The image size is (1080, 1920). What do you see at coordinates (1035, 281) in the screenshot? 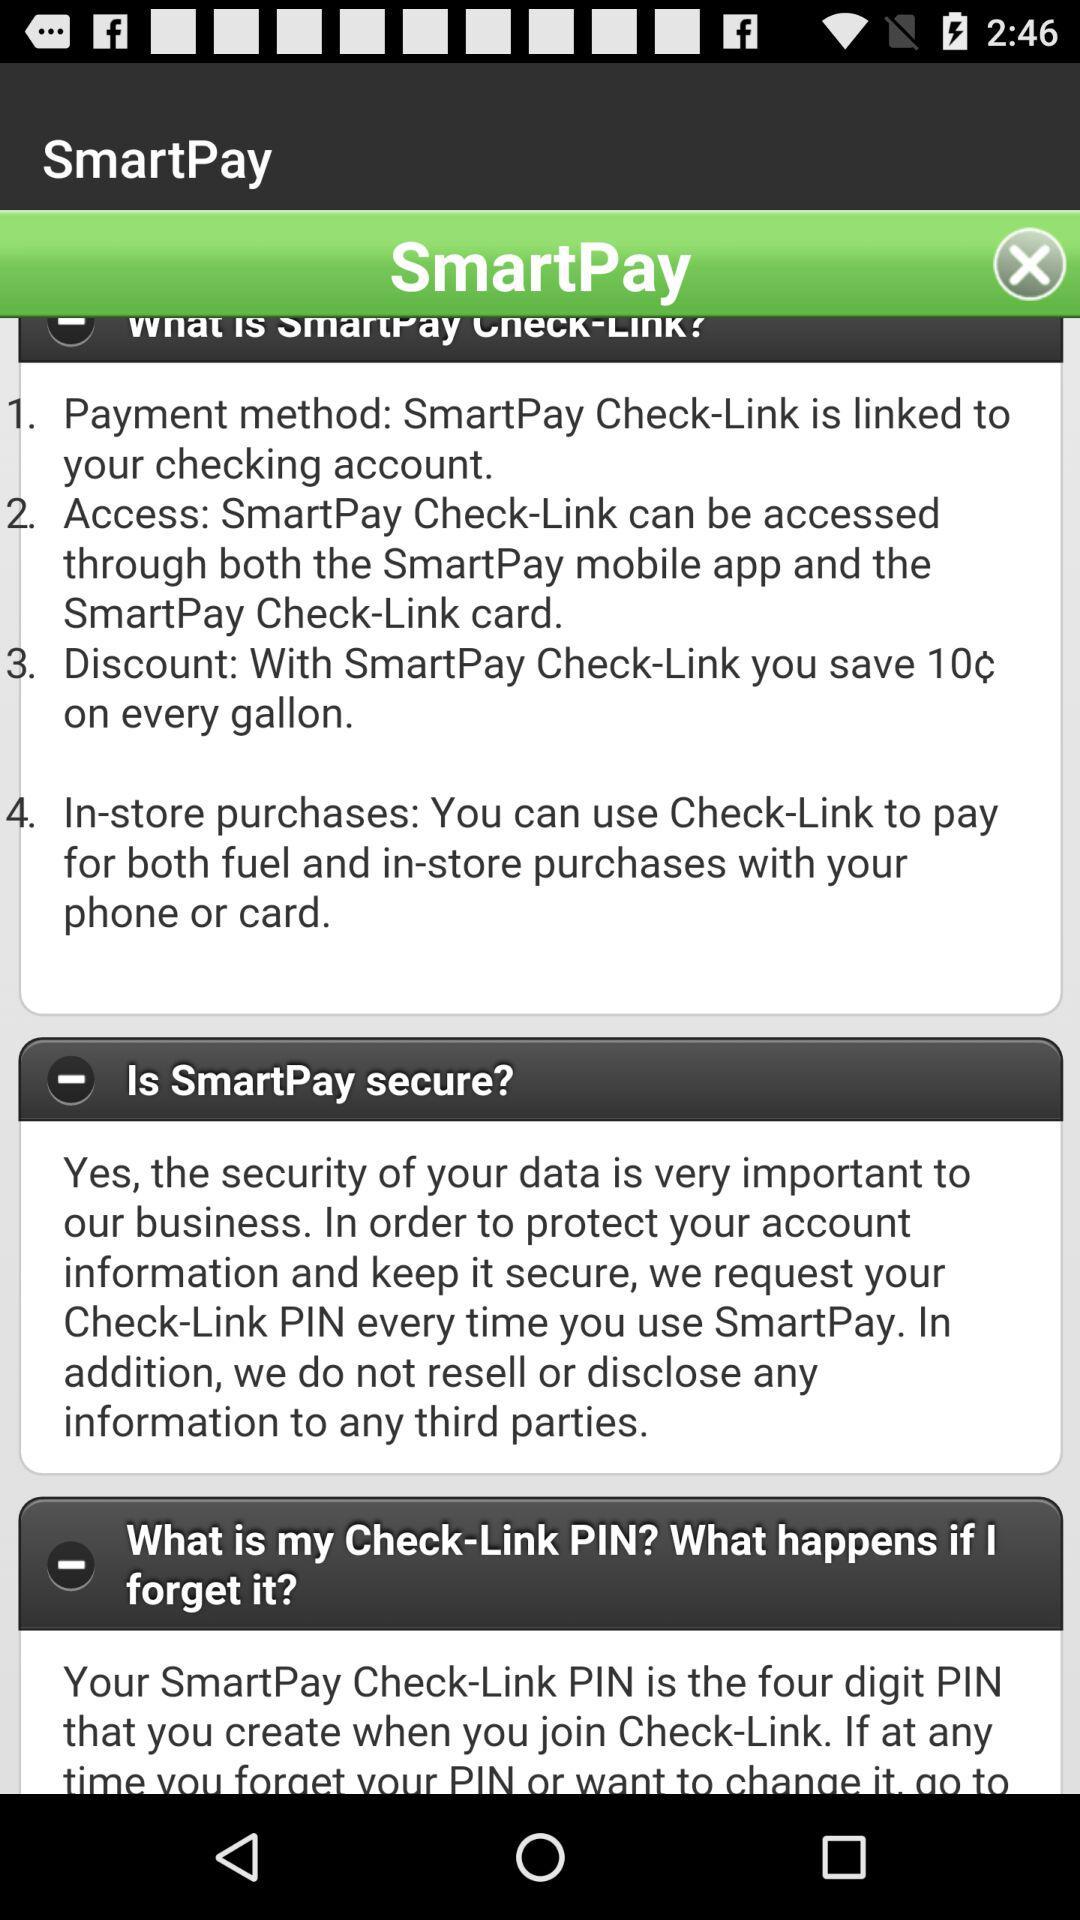
I see `the close icon` at bounding box center [1035, 281].